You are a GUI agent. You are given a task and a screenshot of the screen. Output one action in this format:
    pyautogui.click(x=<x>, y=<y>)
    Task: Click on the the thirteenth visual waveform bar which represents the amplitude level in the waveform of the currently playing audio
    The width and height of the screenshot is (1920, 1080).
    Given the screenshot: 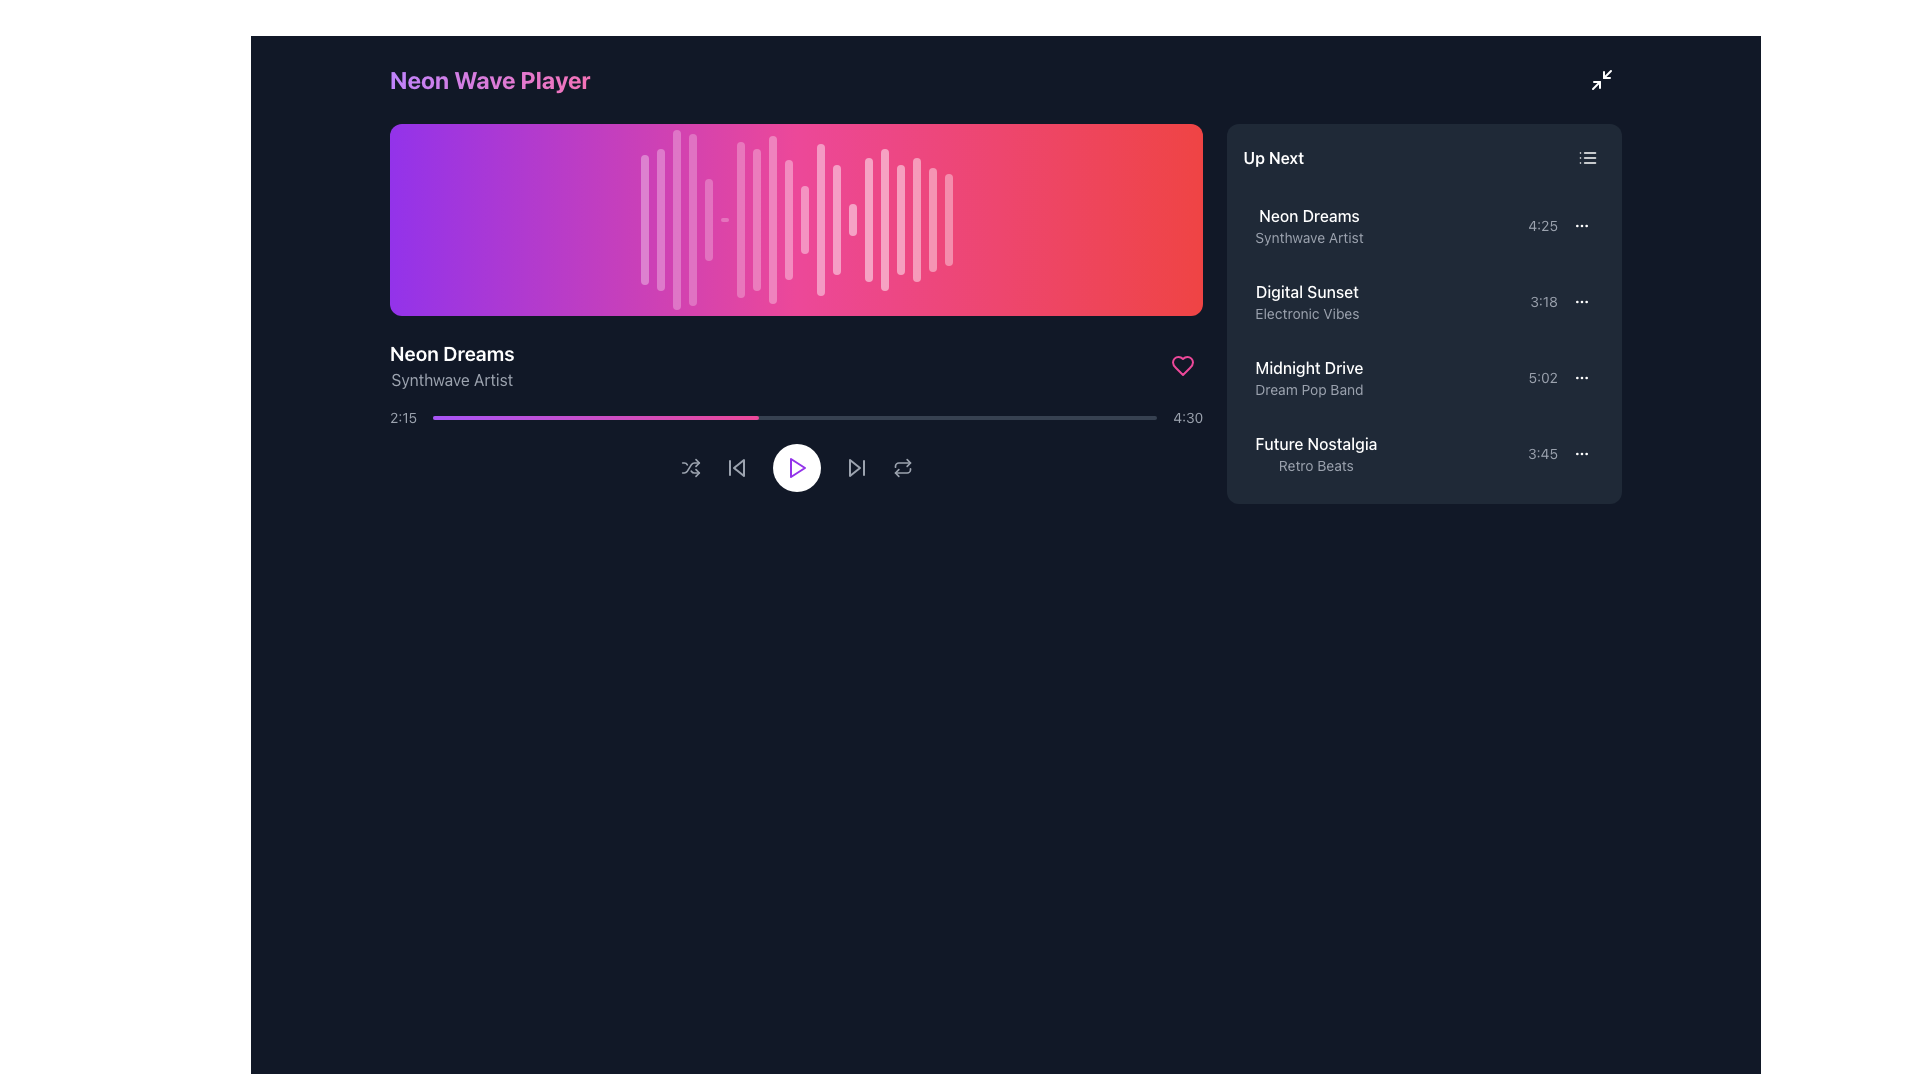 What is the action you would take?
    pyautogui.click(x=836, y=219)
    